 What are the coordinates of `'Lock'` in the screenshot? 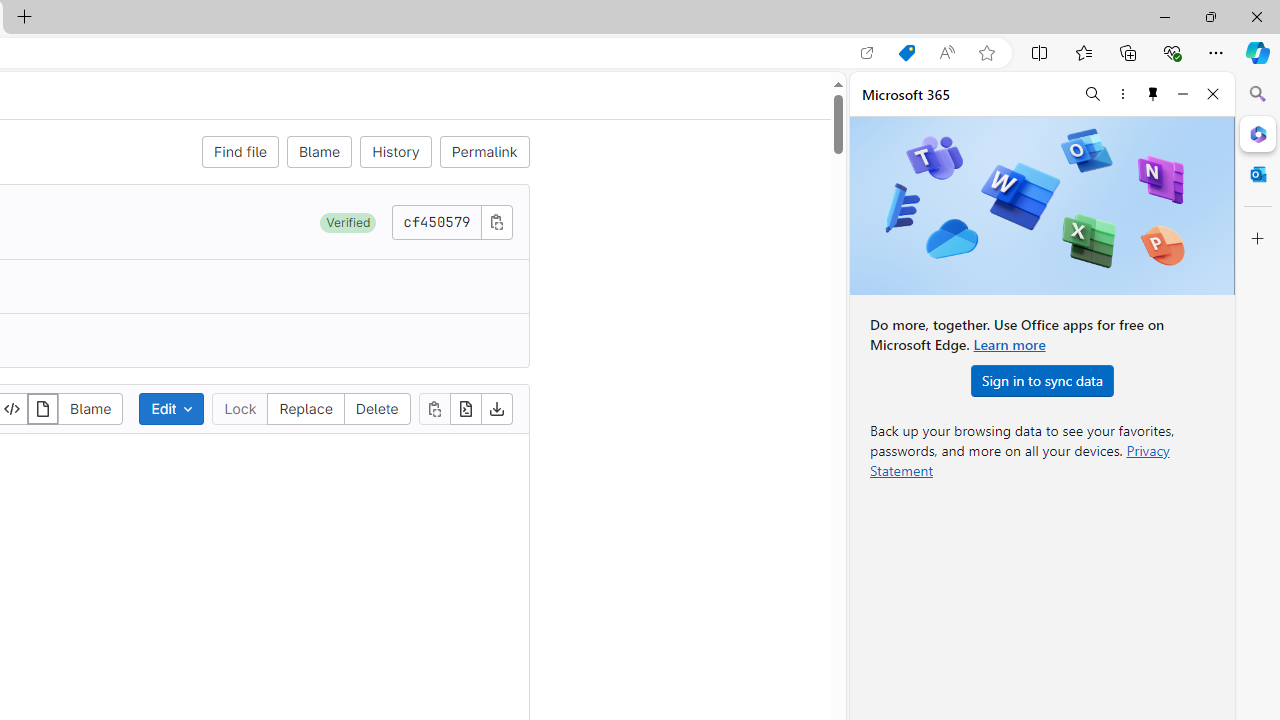 It's located at (240, 407).